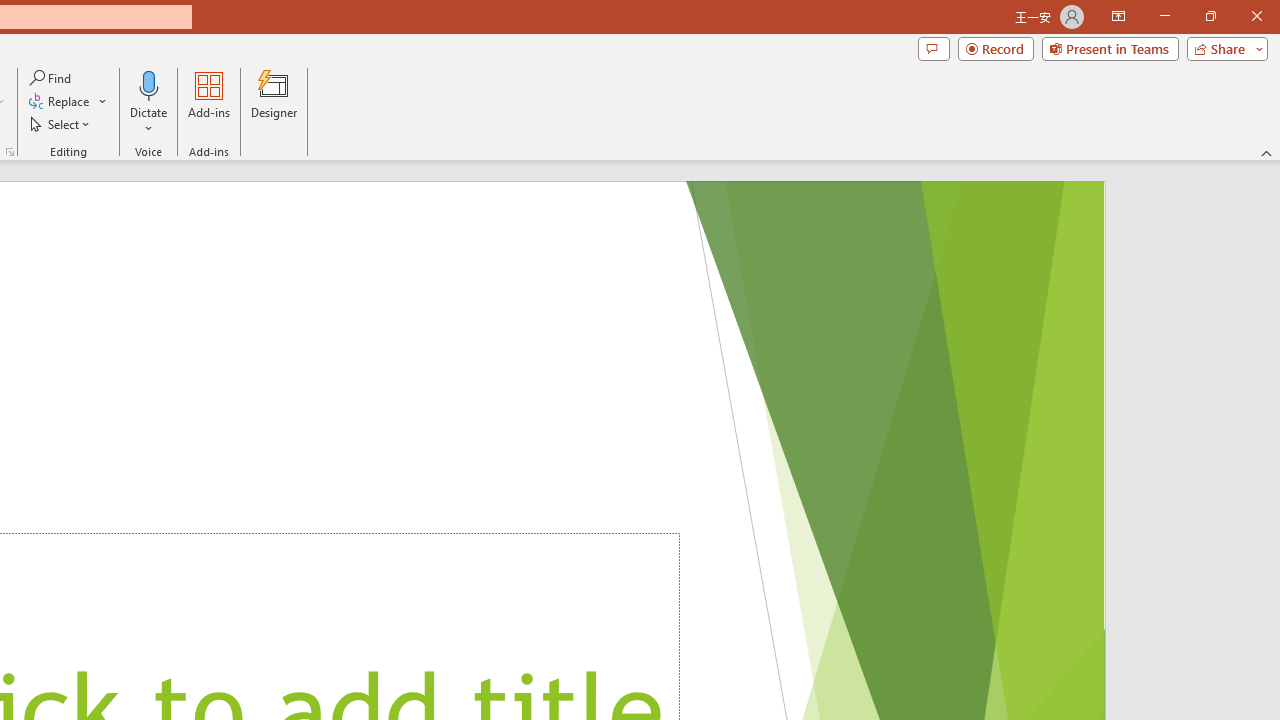 This screenshot has width=1280, height=720. Describe the element at coordinates (1222, 47) in the screenshot. I see `'Share'` at that location.